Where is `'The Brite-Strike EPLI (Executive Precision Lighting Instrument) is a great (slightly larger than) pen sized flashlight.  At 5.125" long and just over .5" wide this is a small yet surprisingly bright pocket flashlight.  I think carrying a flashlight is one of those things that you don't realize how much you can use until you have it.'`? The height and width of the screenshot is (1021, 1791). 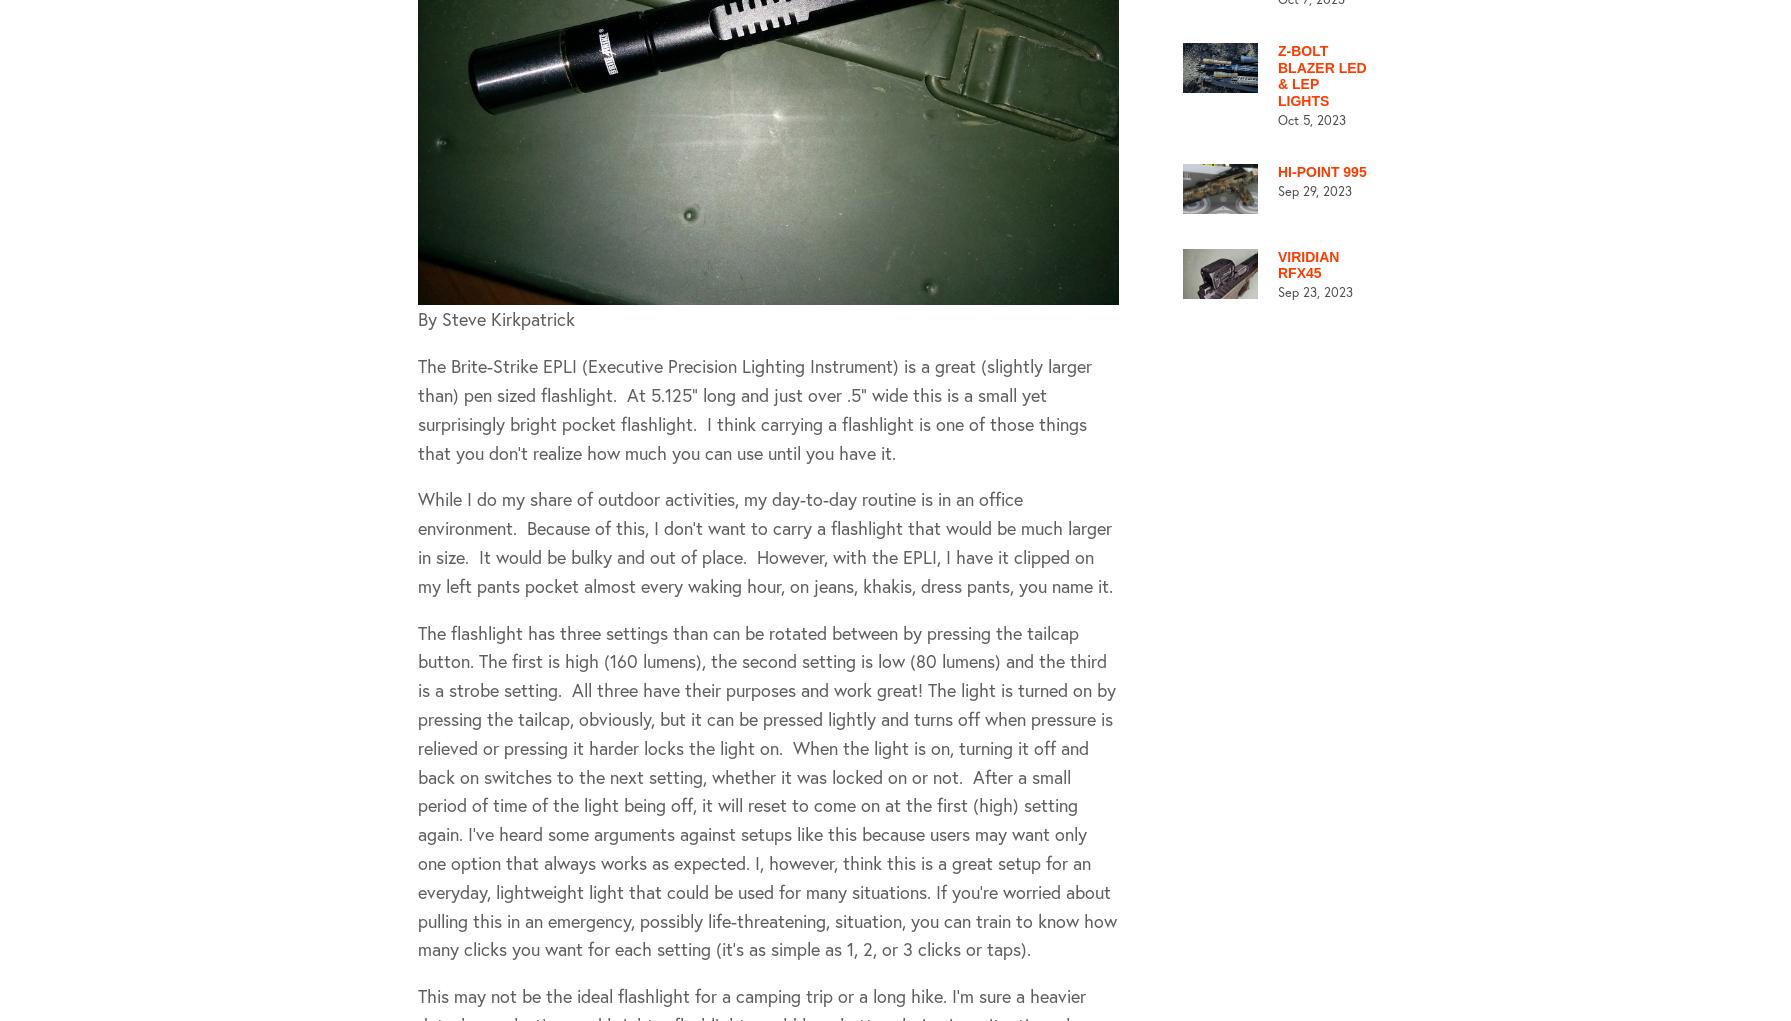 'The Brite-Strike EPLI (Executive Precision Lighting Instrument) is a great (slightly larger than) pen sized flashlight.  At 5.125" long and just over .5" wide this is a small yet surprisingly bright pocket flashlight.  I think carrying a flashlight is one of those things that you don't realize how much you can use until you have it.' is located at coordinates (754, 408).